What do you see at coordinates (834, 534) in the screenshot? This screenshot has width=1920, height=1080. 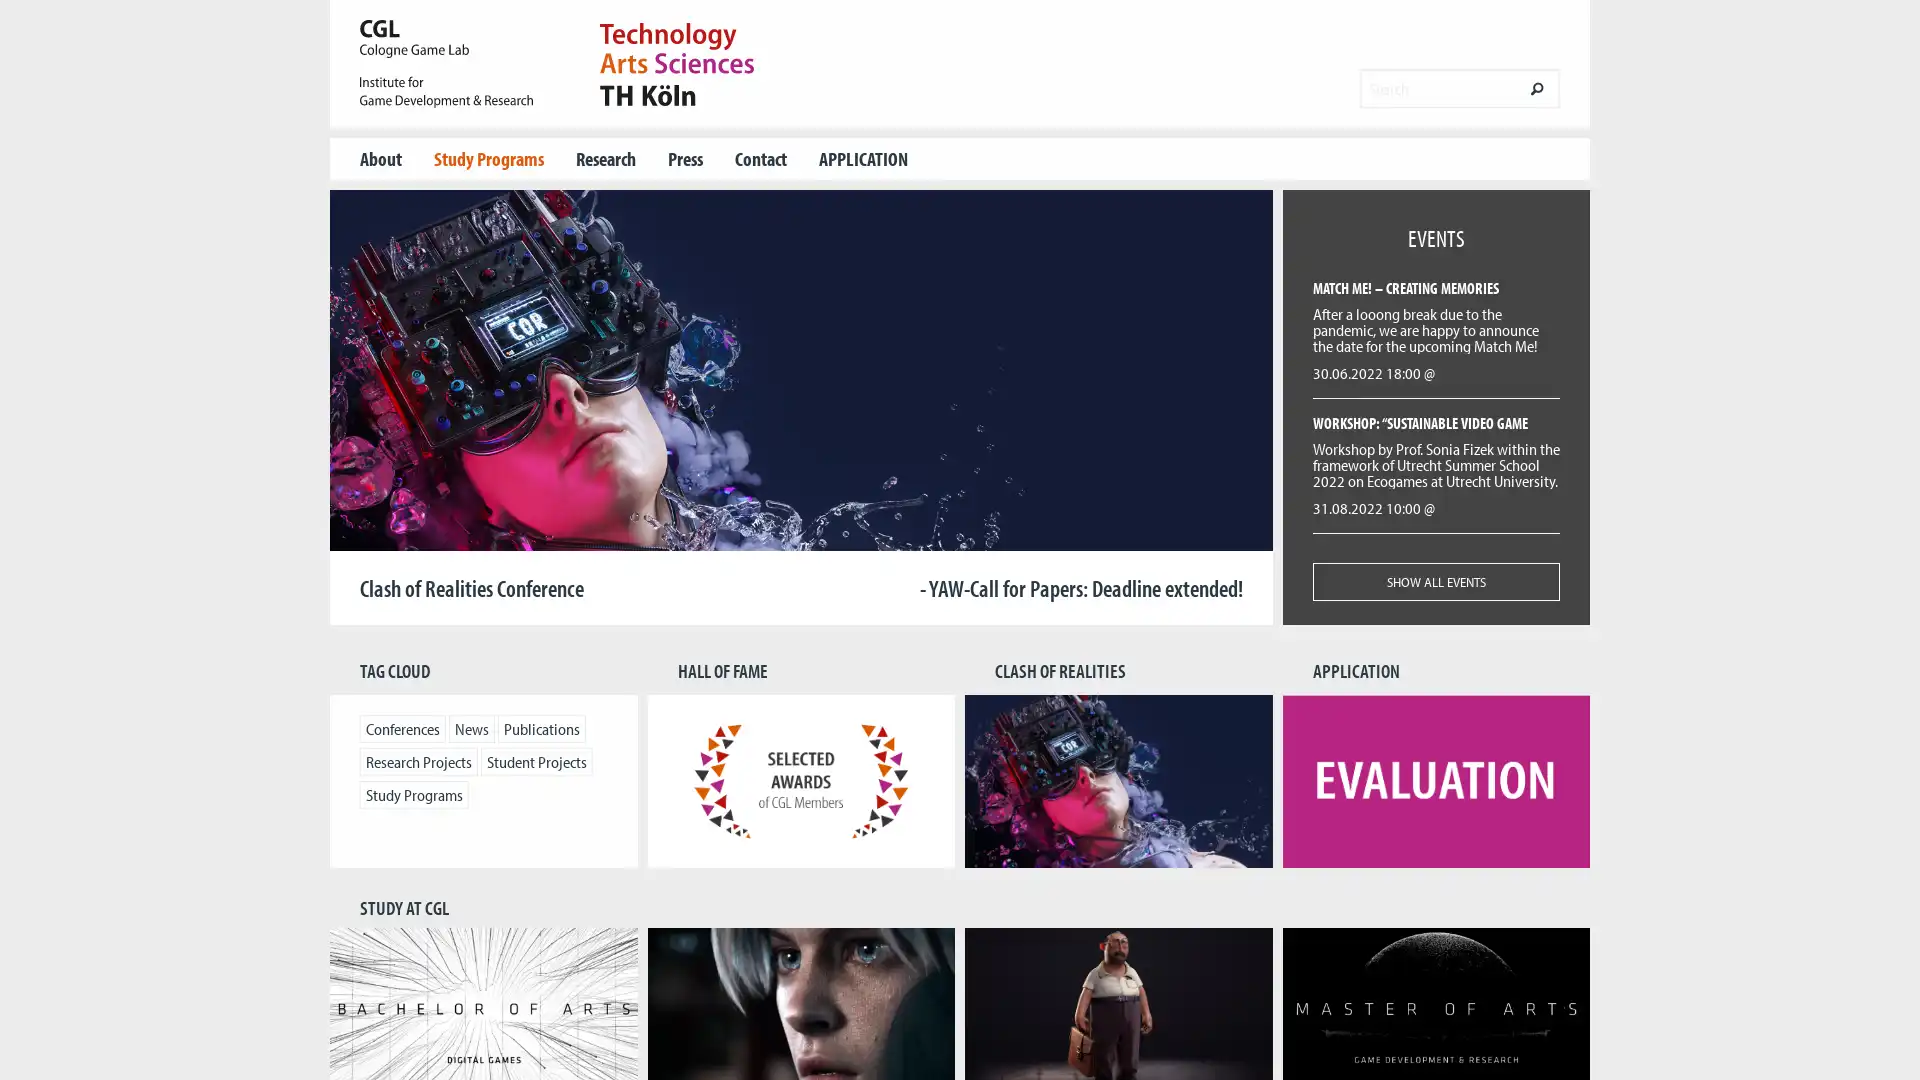 I see `Antura for Ukraine` at bounding box center [834, 534].